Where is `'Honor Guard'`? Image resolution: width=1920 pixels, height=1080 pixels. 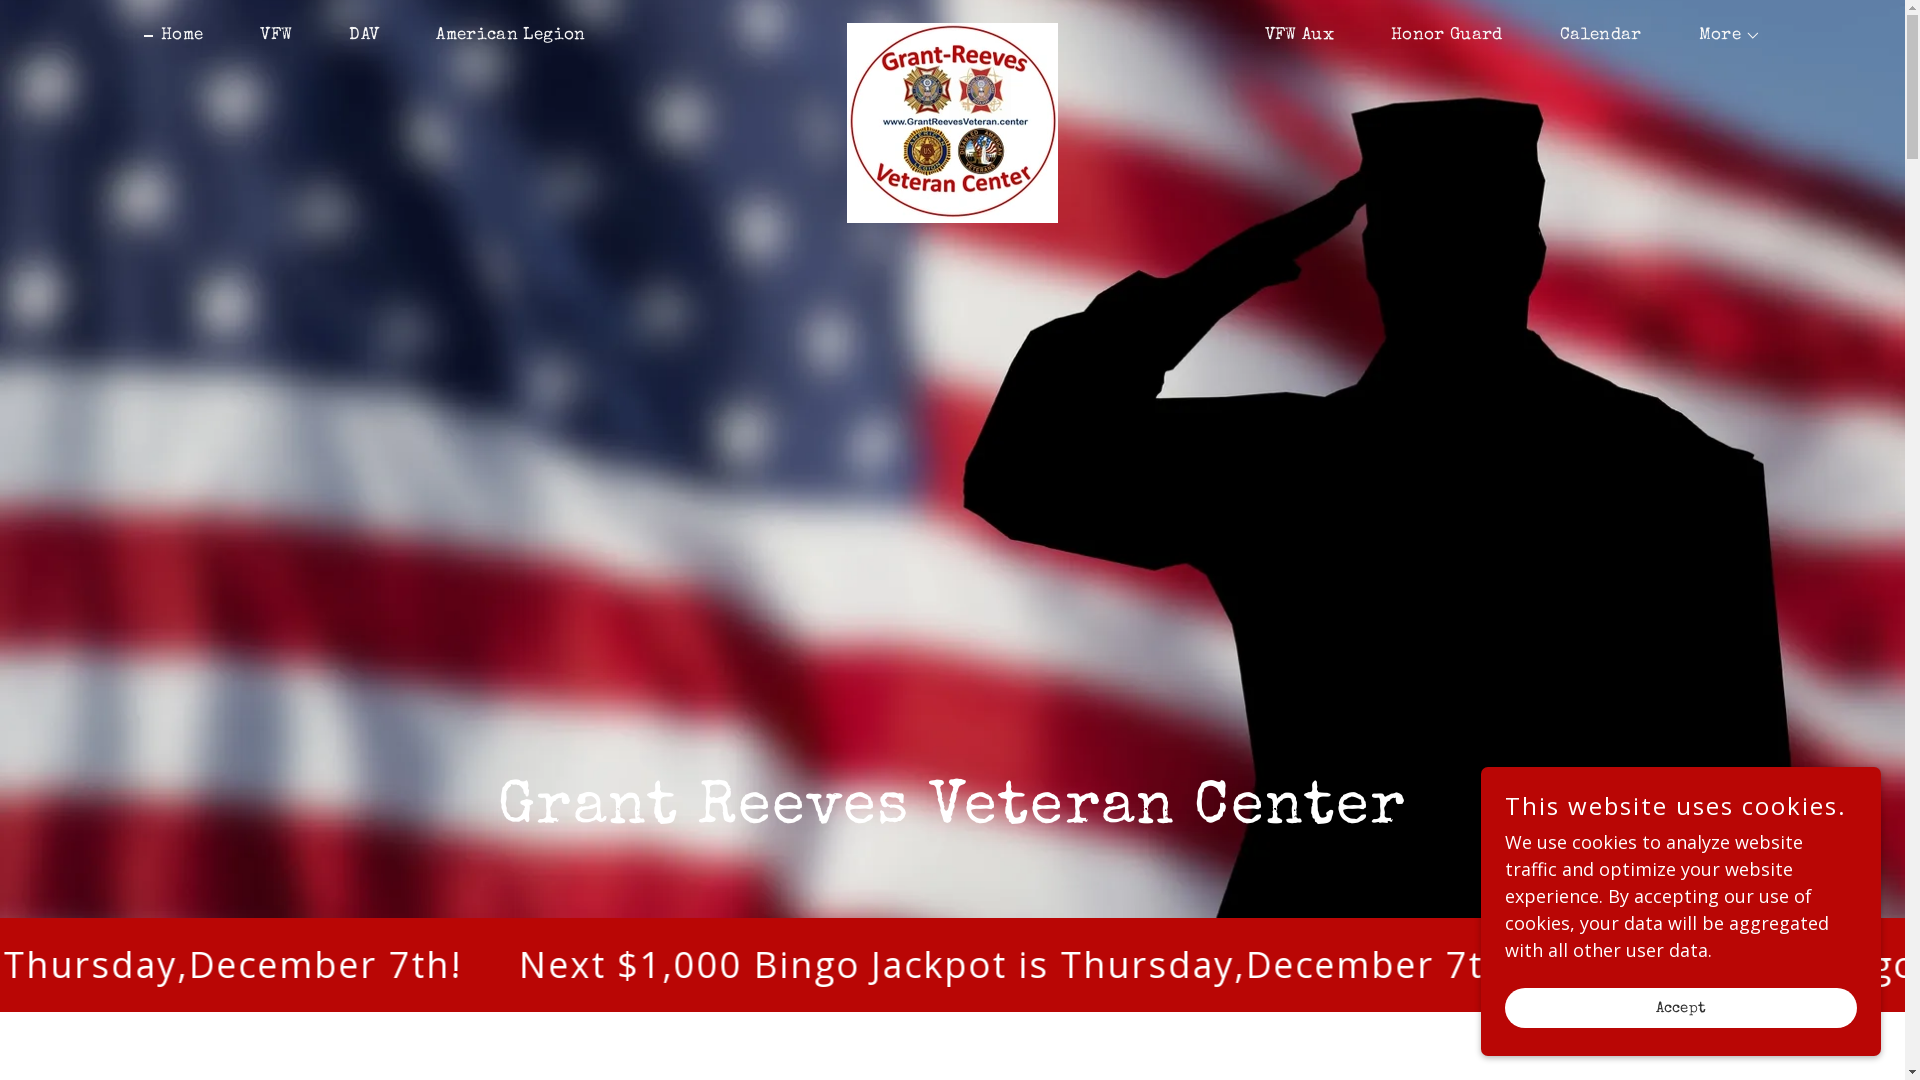 'Honor Guard' is located at coordinates (1437, 35).